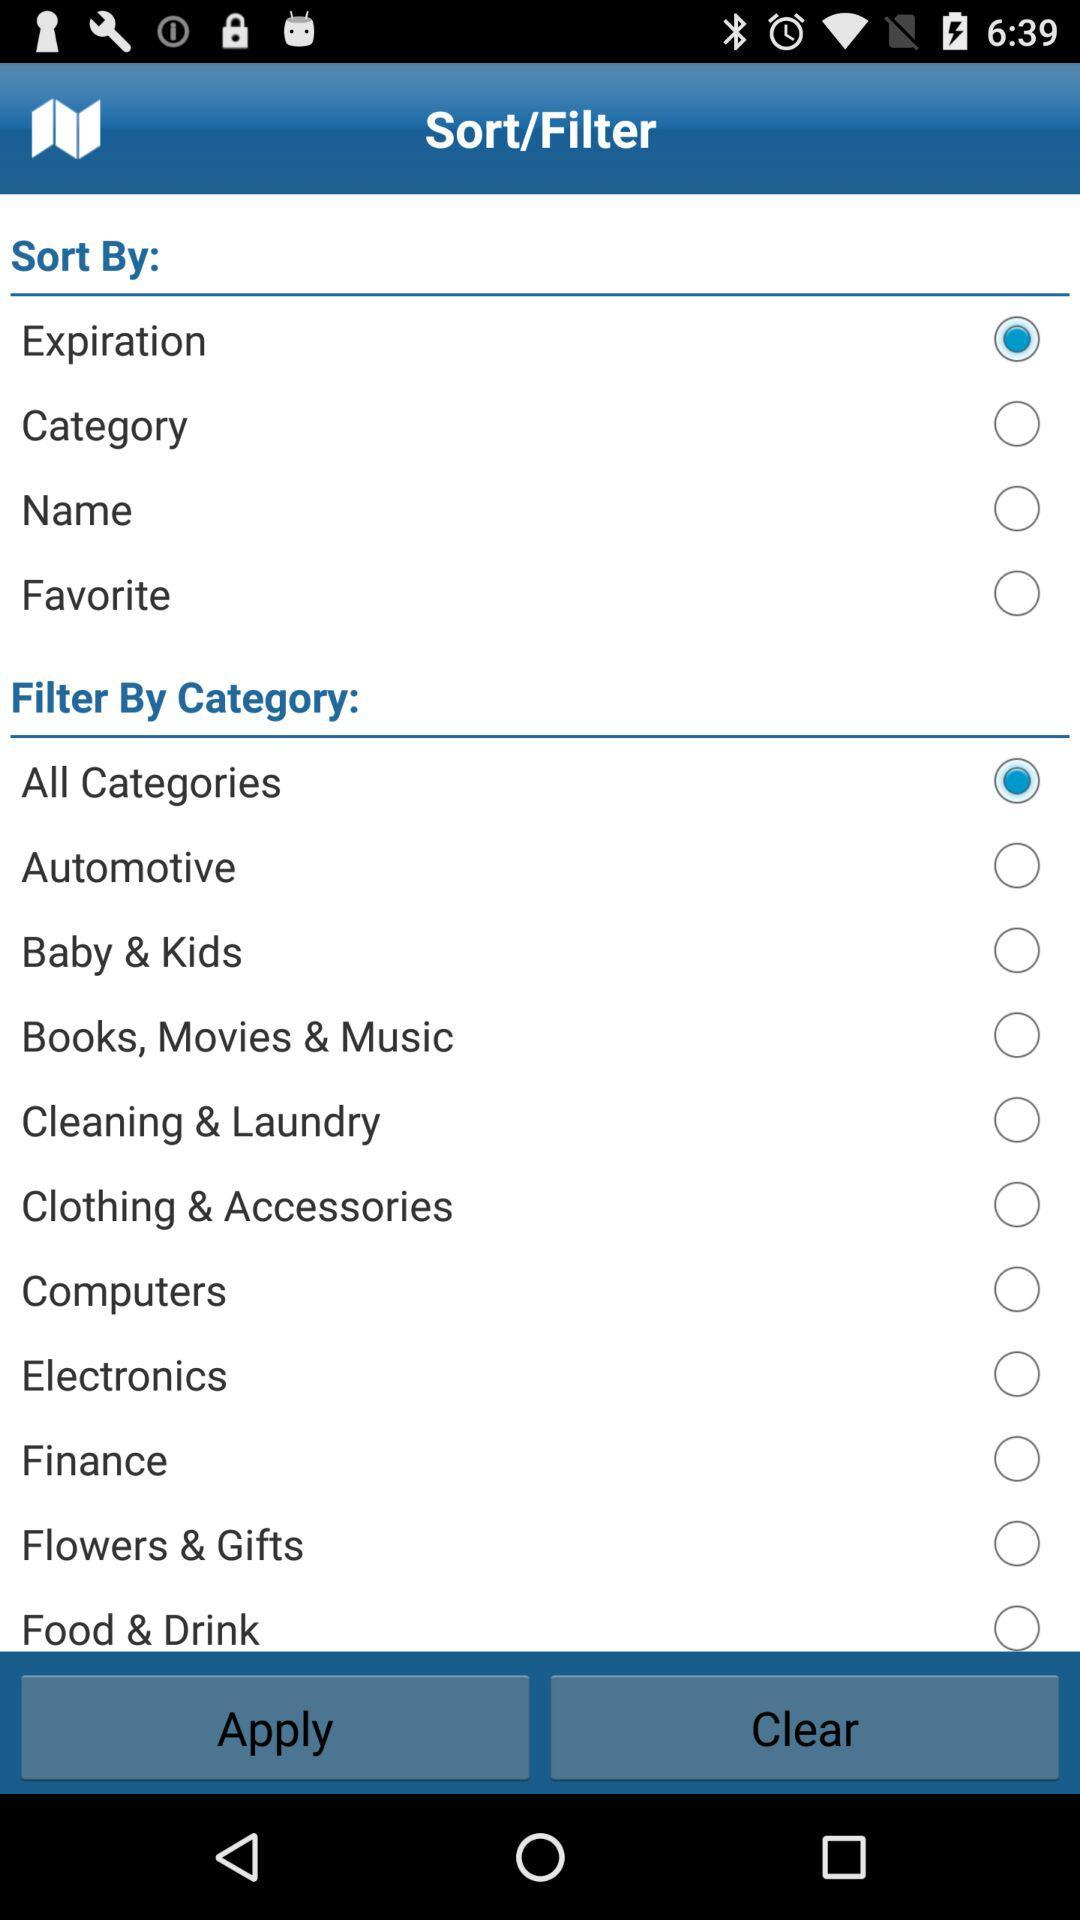 This screenshot has height=1920, width=1080. What do you see at coordinates (496, 1458) in the screenshot?
I see `finance icon` at bounding box center [496, 1458].